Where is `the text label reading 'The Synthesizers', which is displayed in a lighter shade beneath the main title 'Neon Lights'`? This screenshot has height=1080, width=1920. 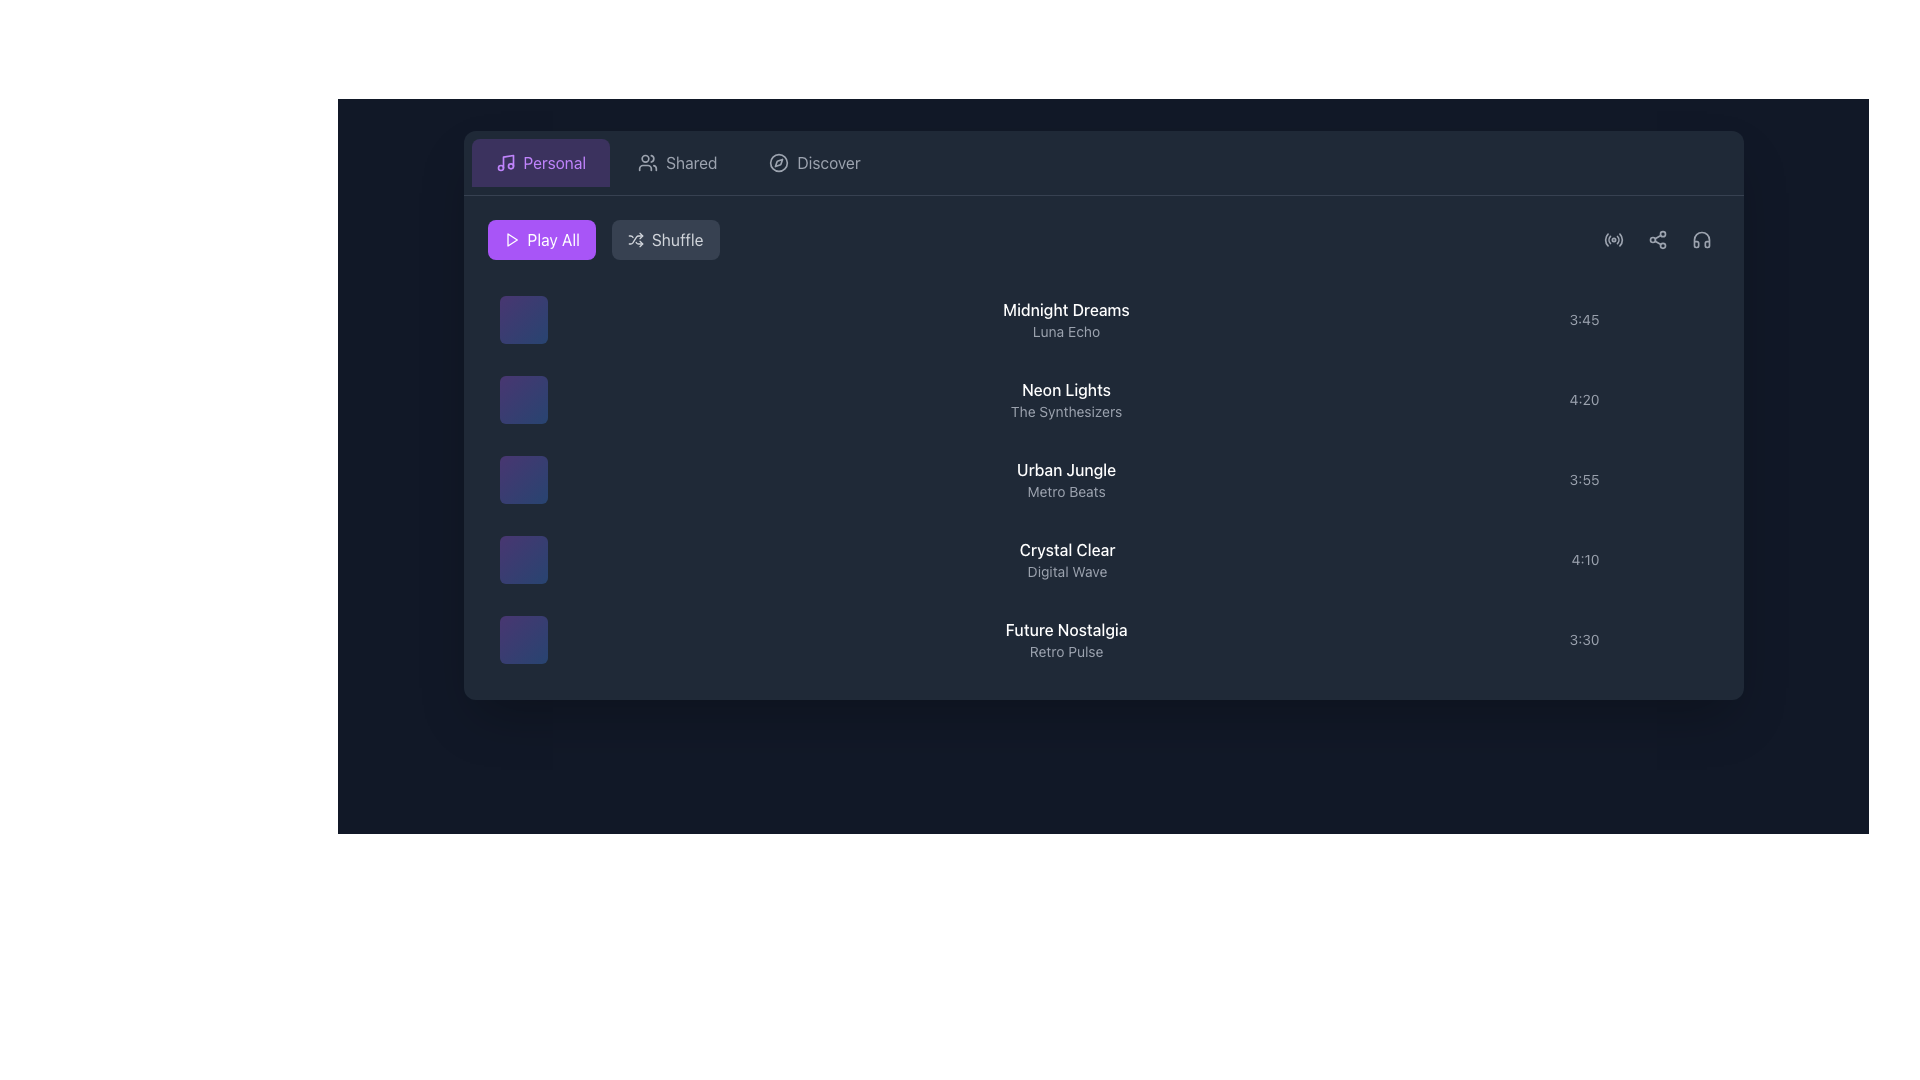
the text label reading 'The Synthesizers', which is displayed in a lighter shade beneath the main title 'Neon Lights' is located at coordinates (1065, 411).